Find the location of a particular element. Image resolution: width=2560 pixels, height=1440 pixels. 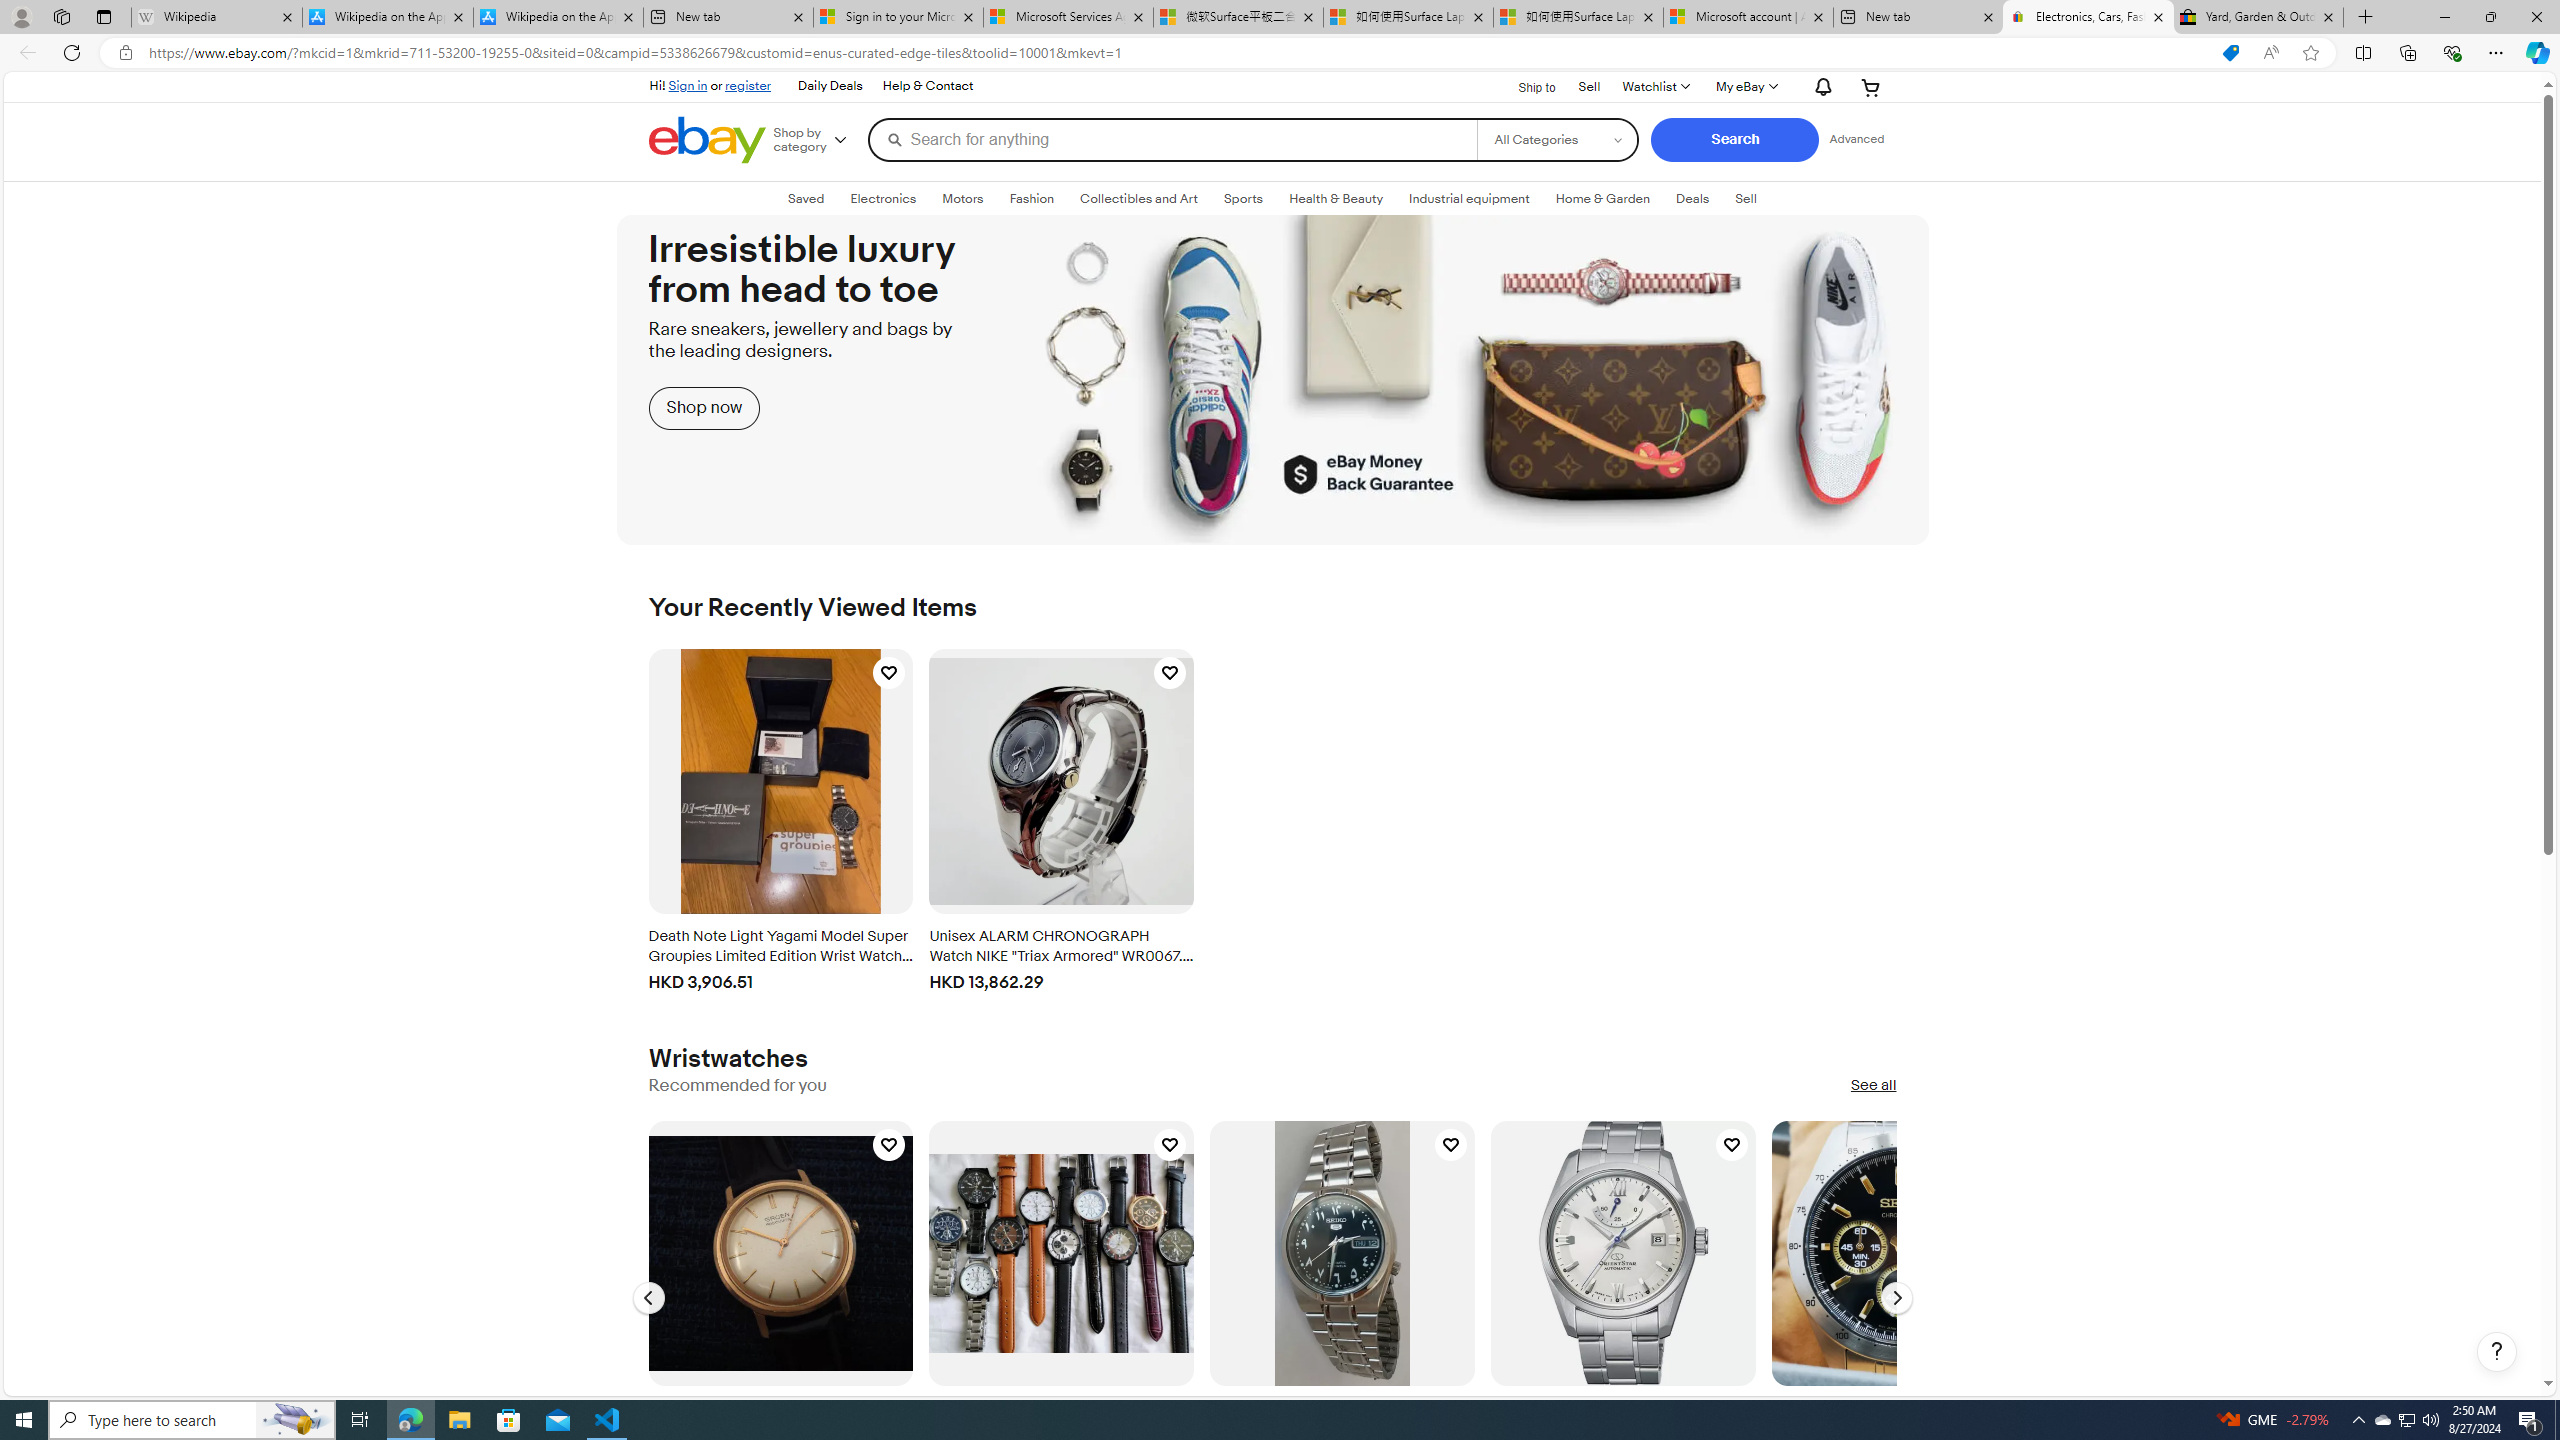

'Sell' is located at coordinates (1744, 199).